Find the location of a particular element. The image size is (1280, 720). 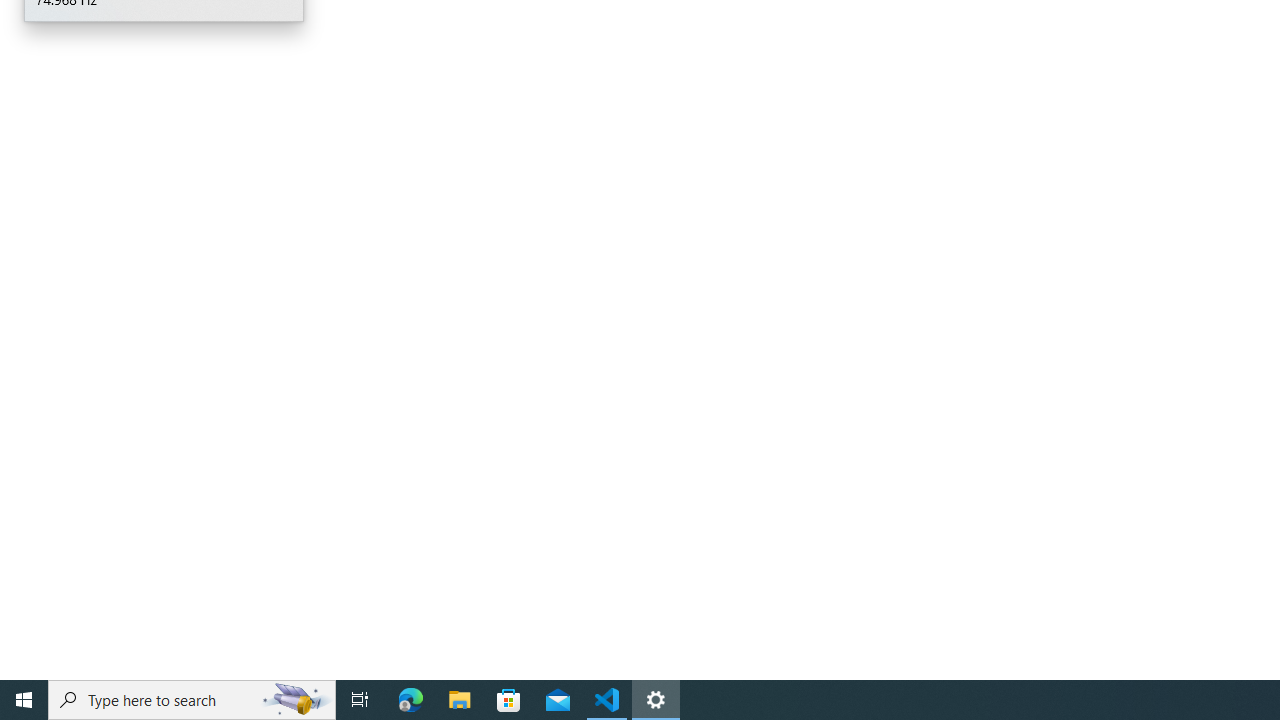

'Visual Studio Code - 1 running window' is located at coordinates (606, 698).